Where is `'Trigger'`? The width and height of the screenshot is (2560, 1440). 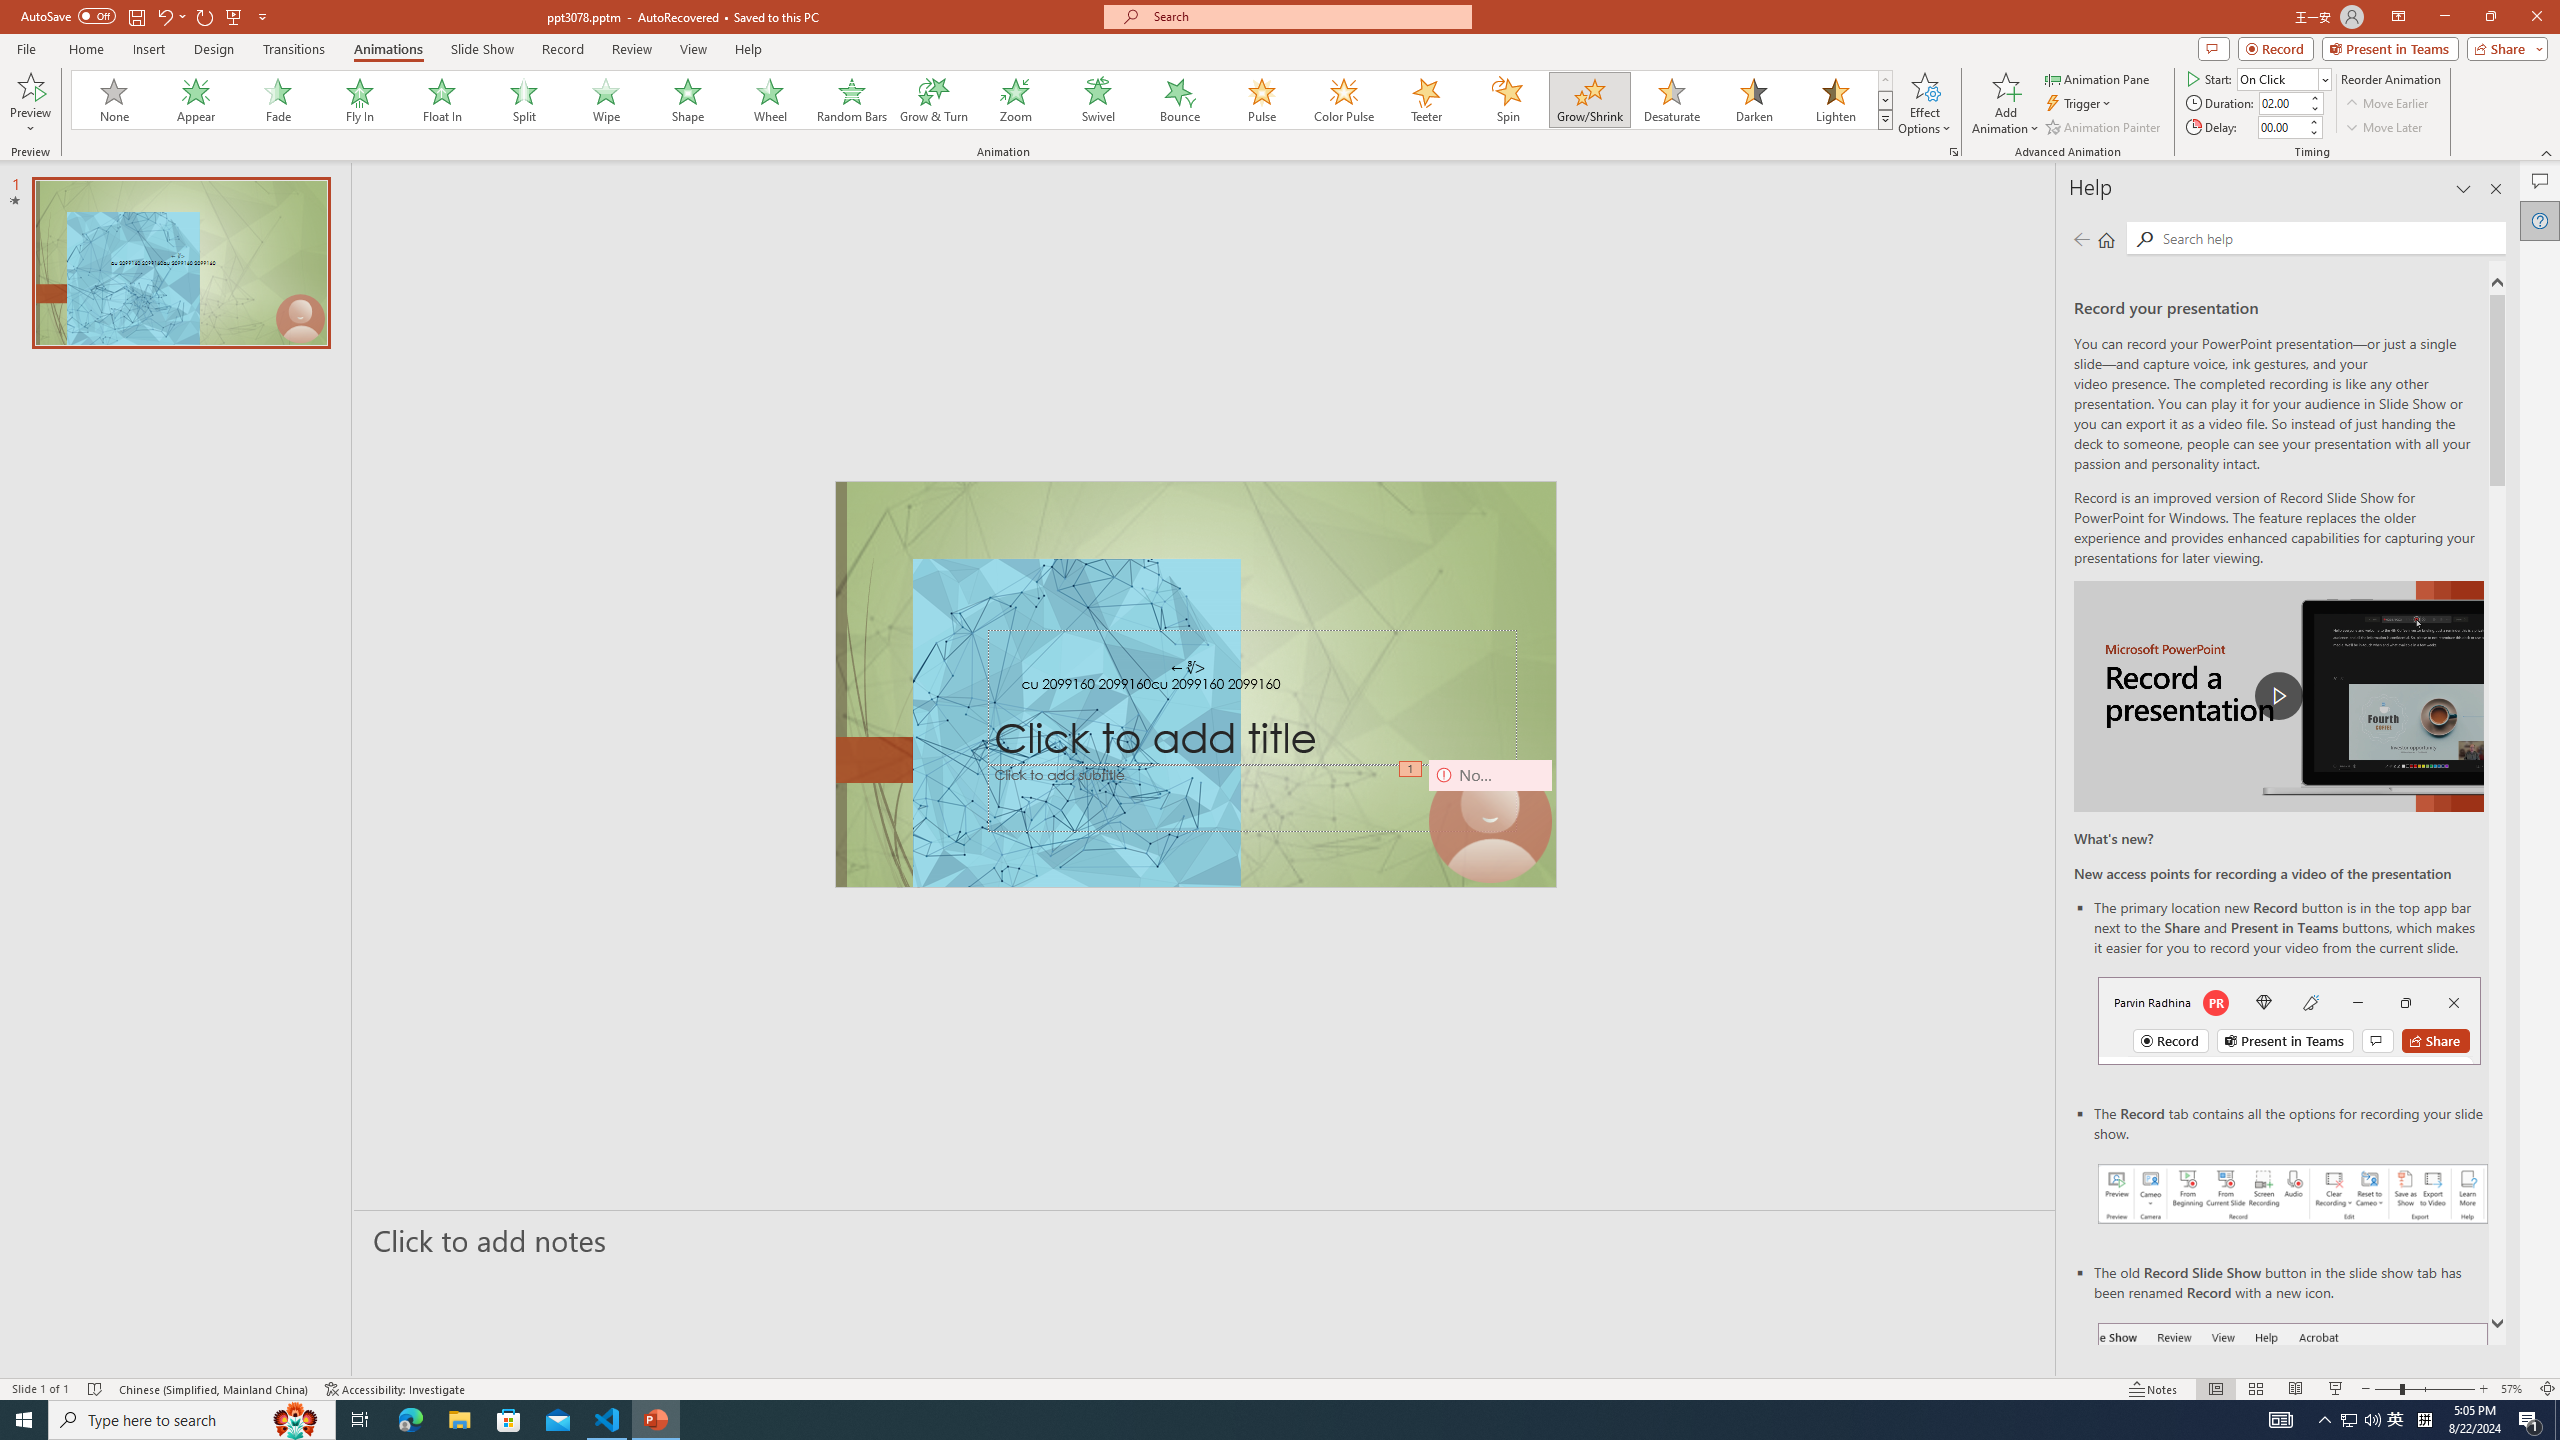
'Trigger' is located at coordinates (2079, 103).